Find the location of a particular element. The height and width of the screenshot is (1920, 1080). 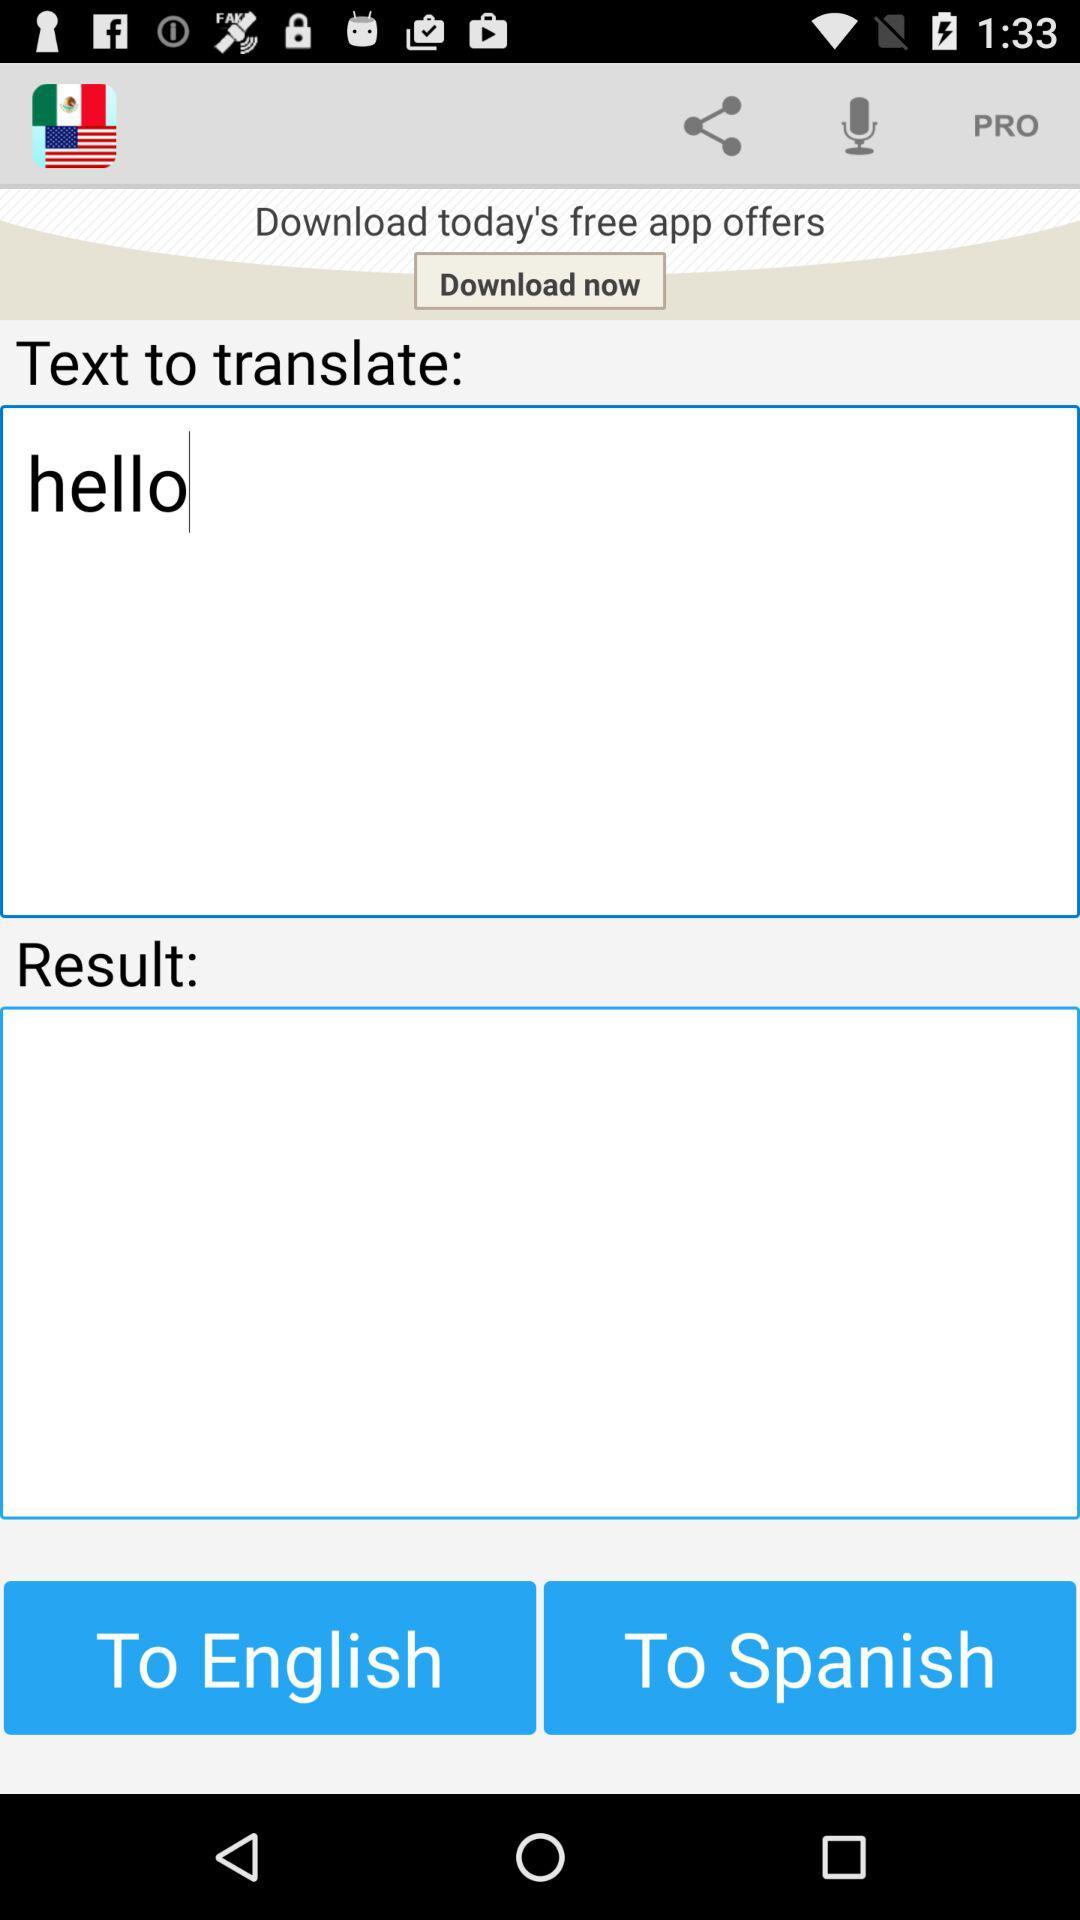

text area is located at coordinates (540, 1261).